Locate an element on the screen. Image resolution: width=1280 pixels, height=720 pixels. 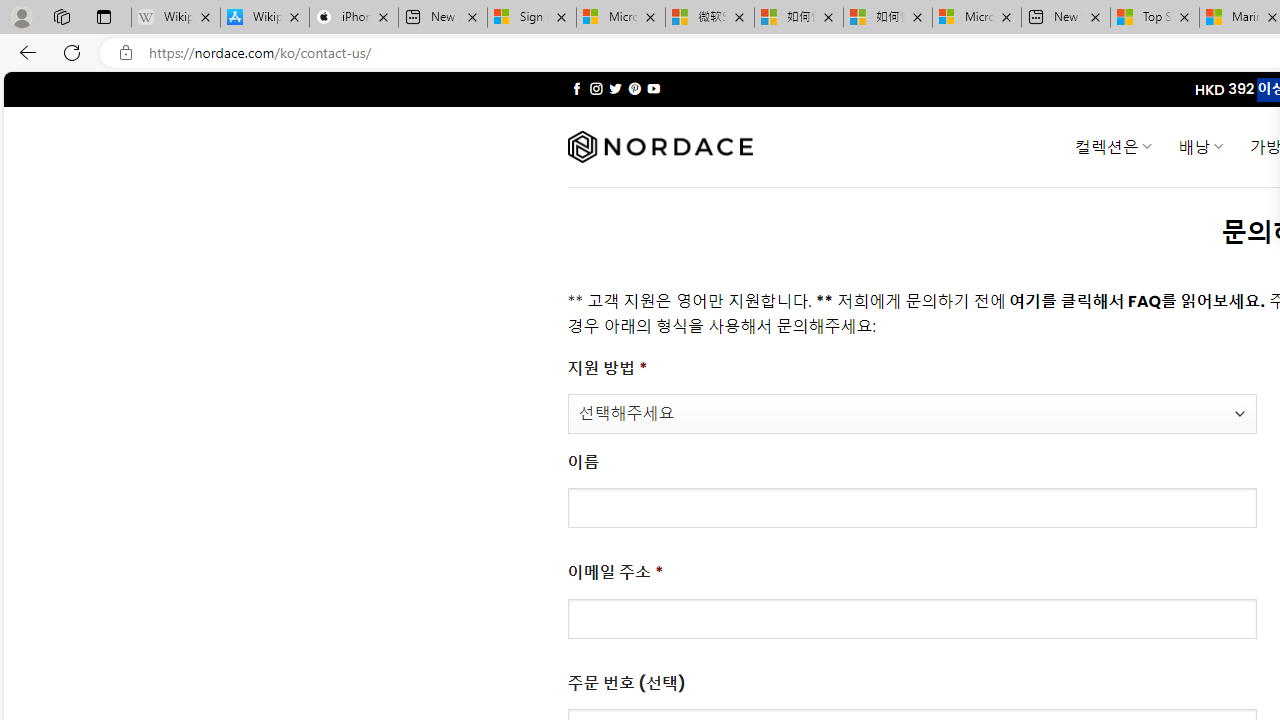
'Sign in to your Microsoft account' is located at coordinates (531, 17).